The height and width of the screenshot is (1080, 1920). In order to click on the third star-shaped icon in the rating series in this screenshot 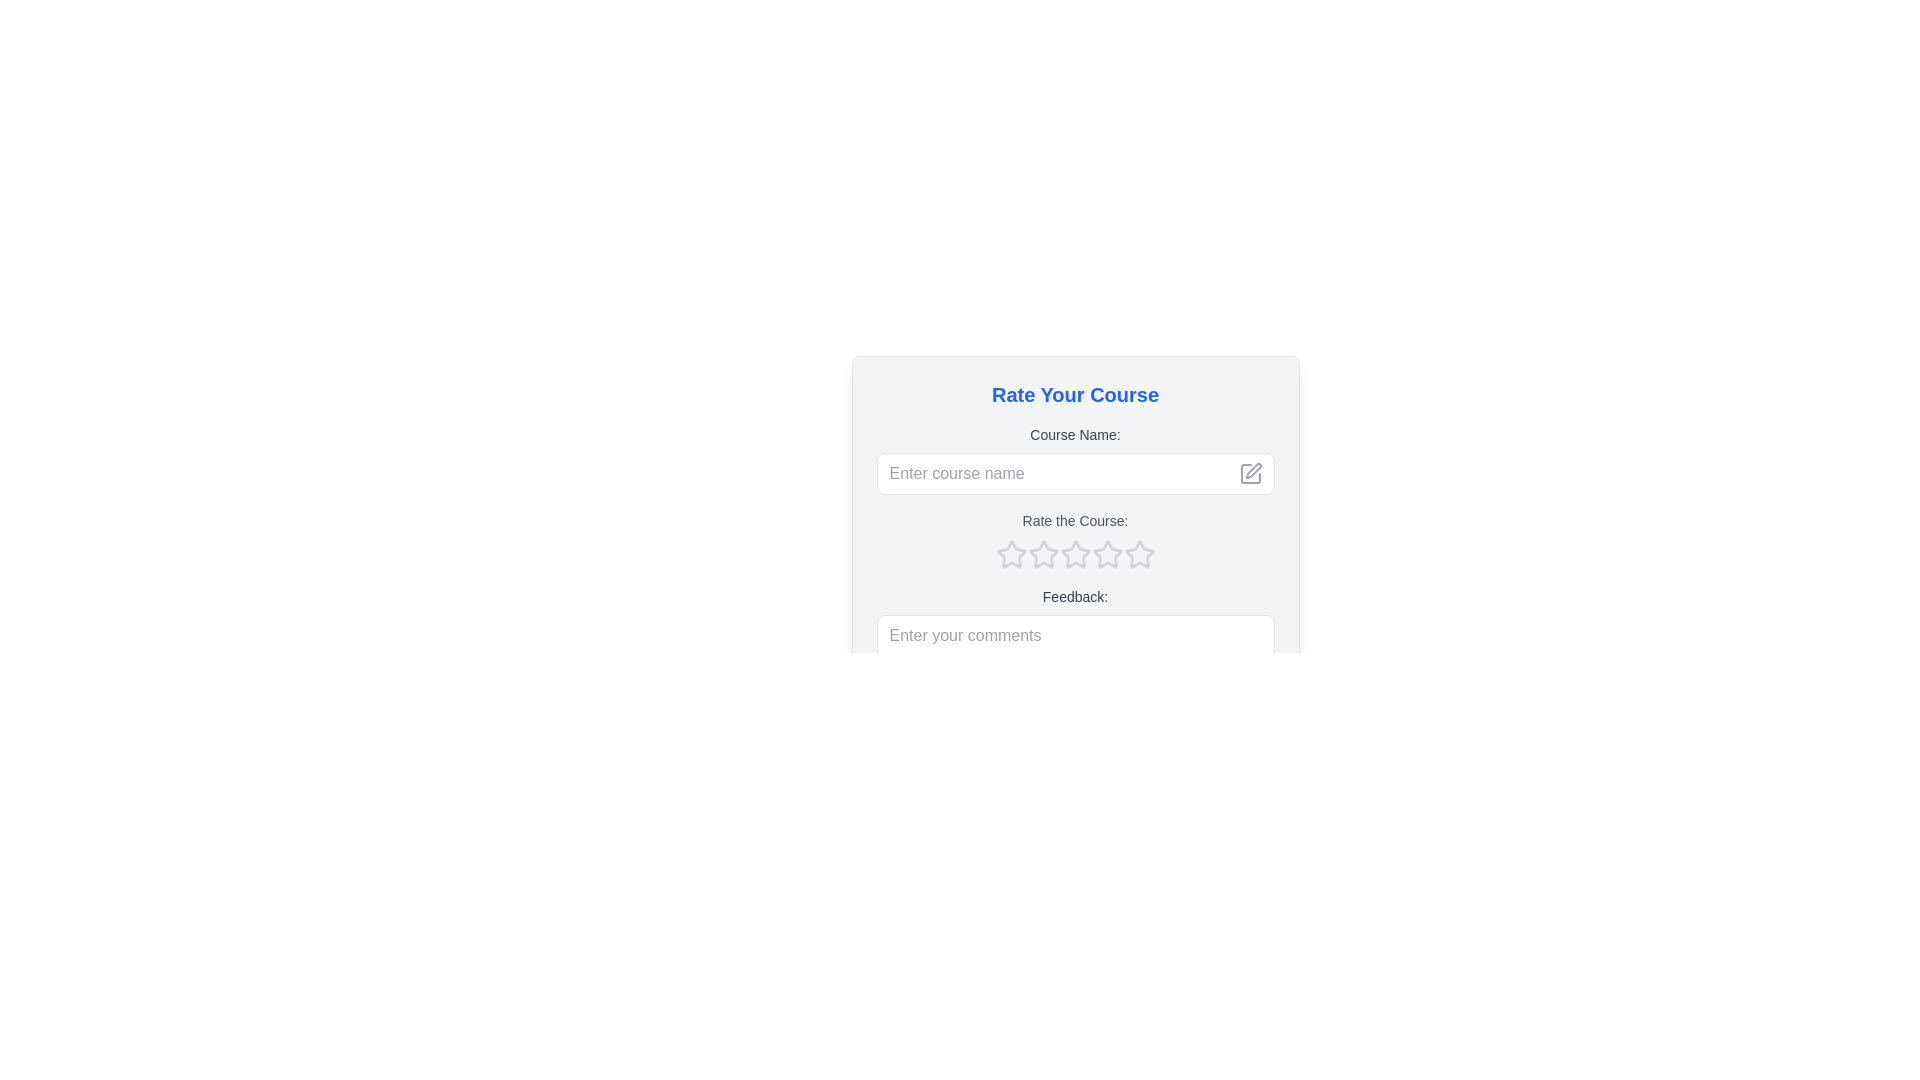, I will do `click(1106, 554)`.